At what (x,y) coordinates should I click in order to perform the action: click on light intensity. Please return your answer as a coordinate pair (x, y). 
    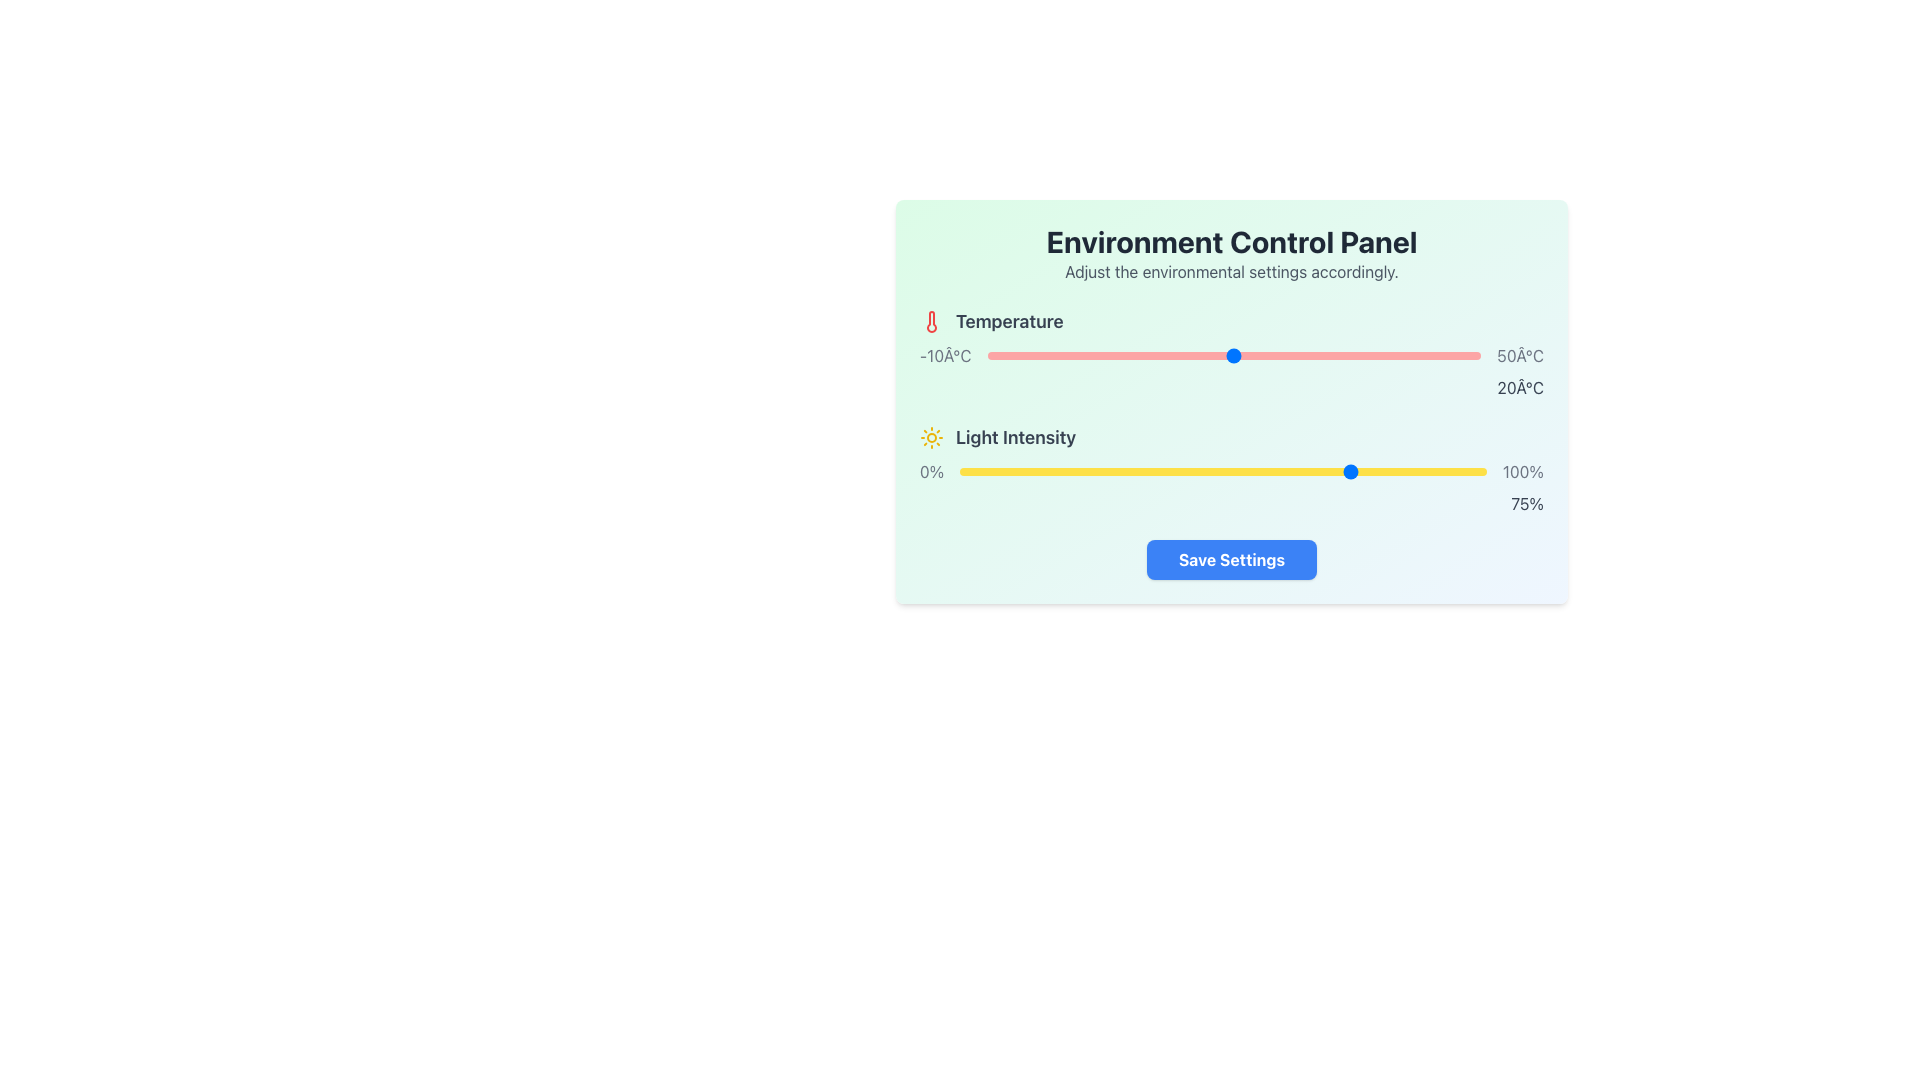
    Looking at the image, I should click on (1155, 471).